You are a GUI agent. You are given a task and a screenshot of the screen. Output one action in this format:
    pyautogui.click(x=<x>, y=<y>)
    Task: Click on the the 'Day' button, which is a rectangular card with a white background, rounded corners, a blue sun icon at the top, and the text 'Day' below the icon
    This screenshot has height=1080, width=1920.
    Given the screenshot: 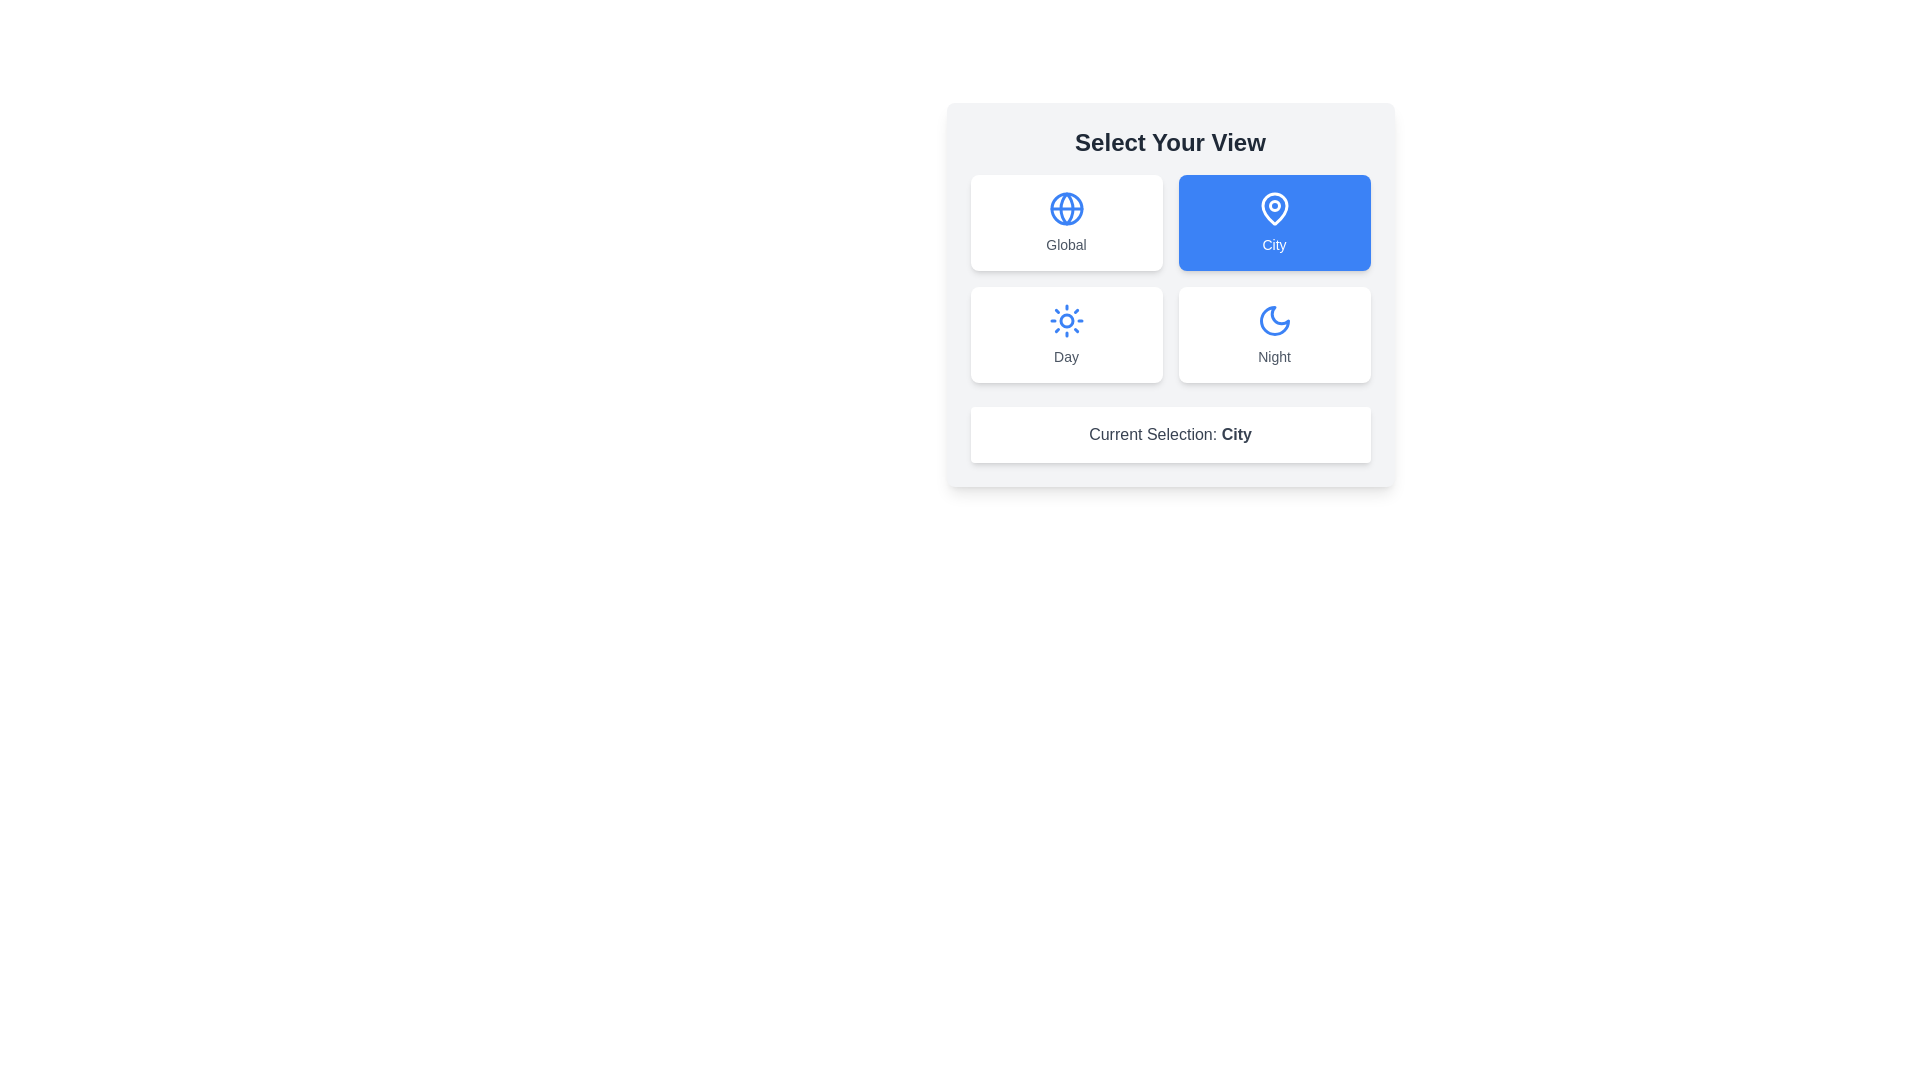 What is the action you would take?
    pyautogui.click(x=1065, y=334)
    